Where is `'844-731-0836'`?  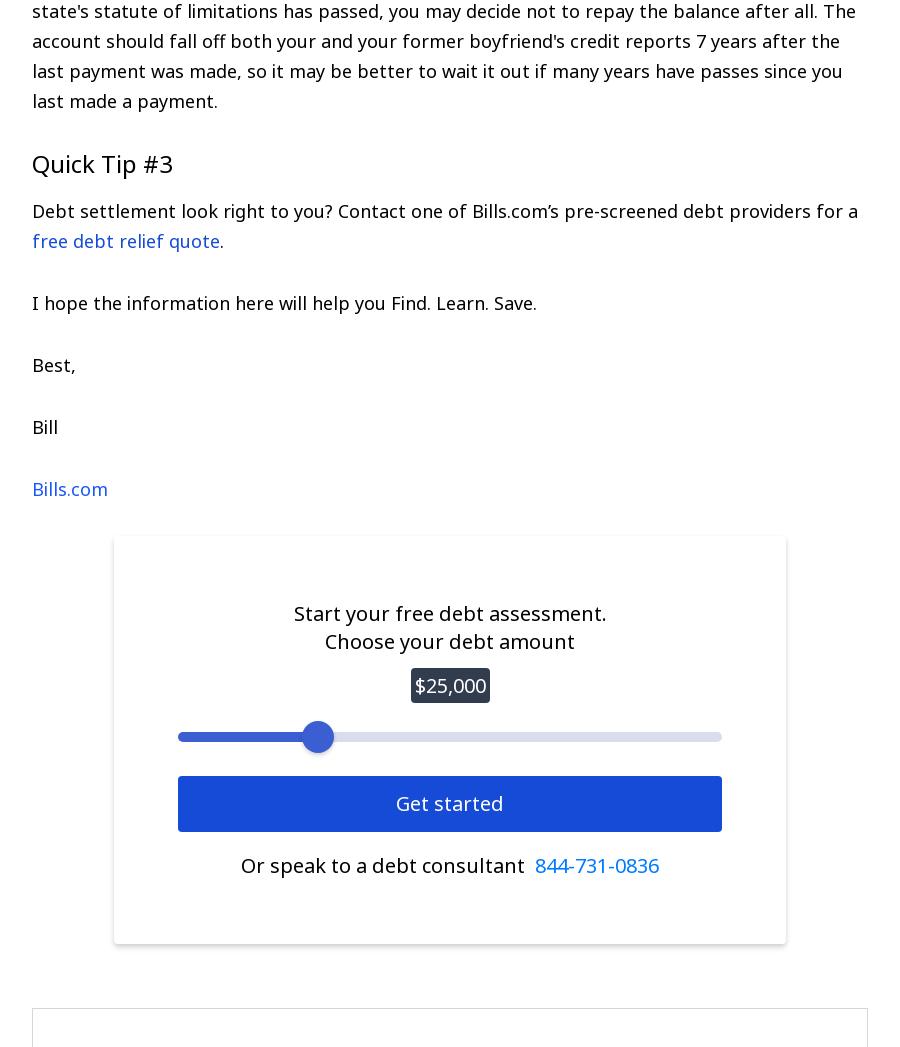 '844-731-0836' is located at coordinates (533, 864).